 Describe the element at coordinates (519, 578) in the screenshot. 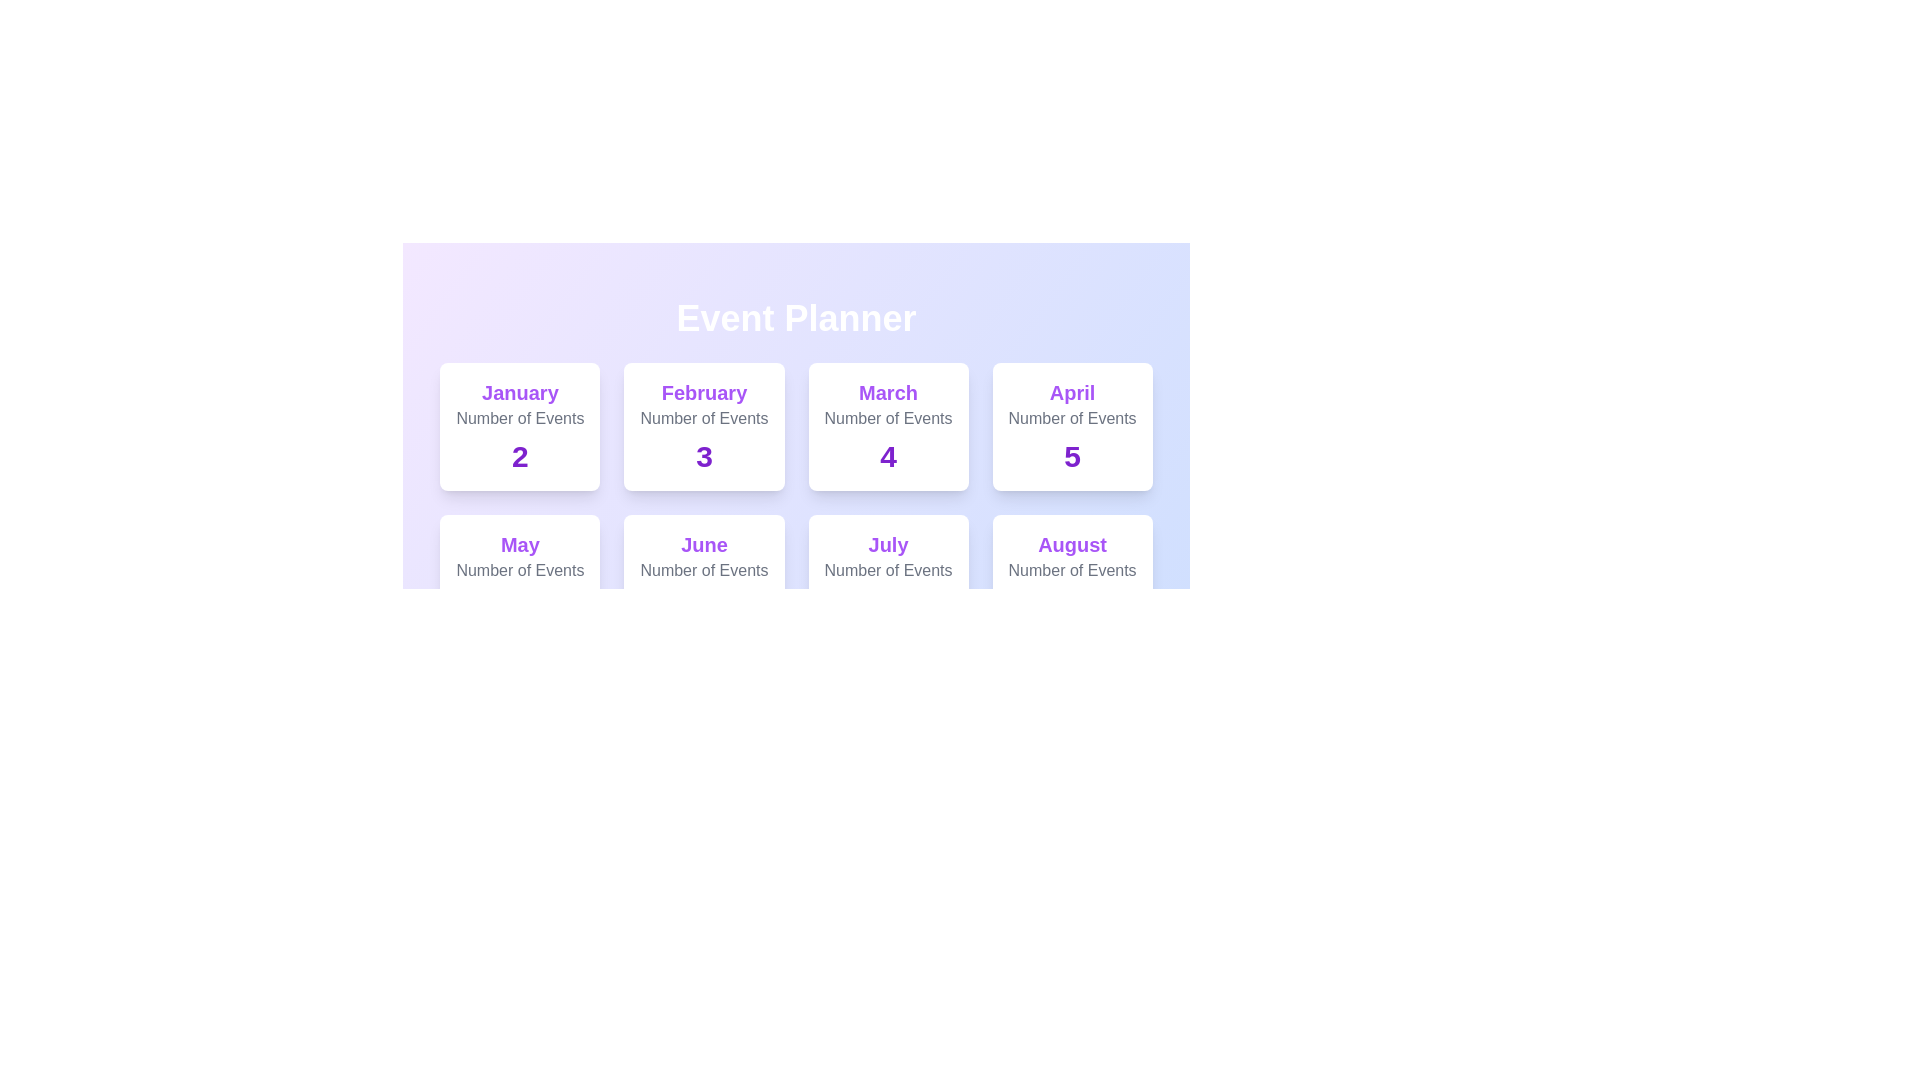

I see `the card for May` at that location.